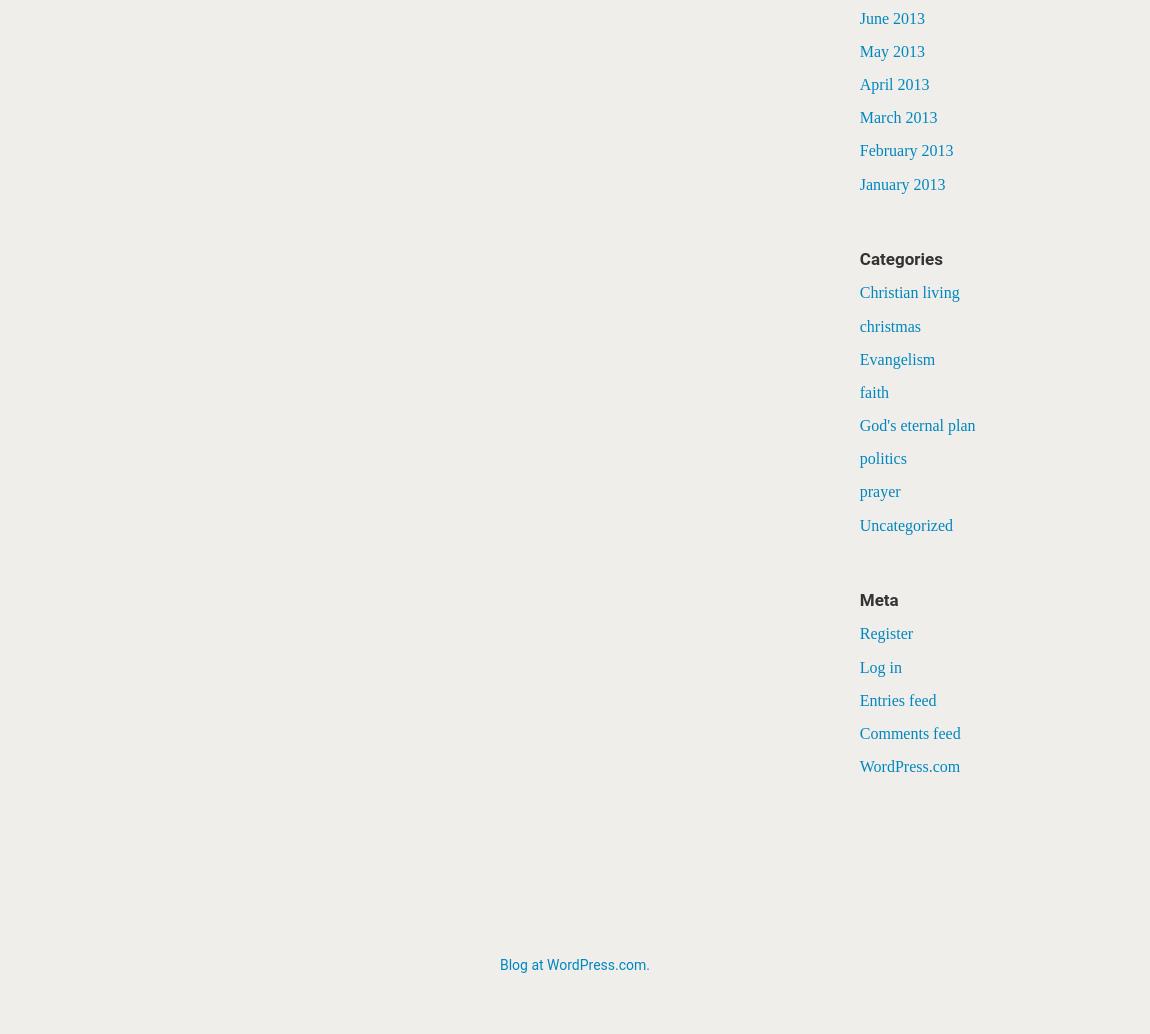  Describe the element at coordinates (909, 732) in the screenshot. I see `'Comments feed'` at that location.